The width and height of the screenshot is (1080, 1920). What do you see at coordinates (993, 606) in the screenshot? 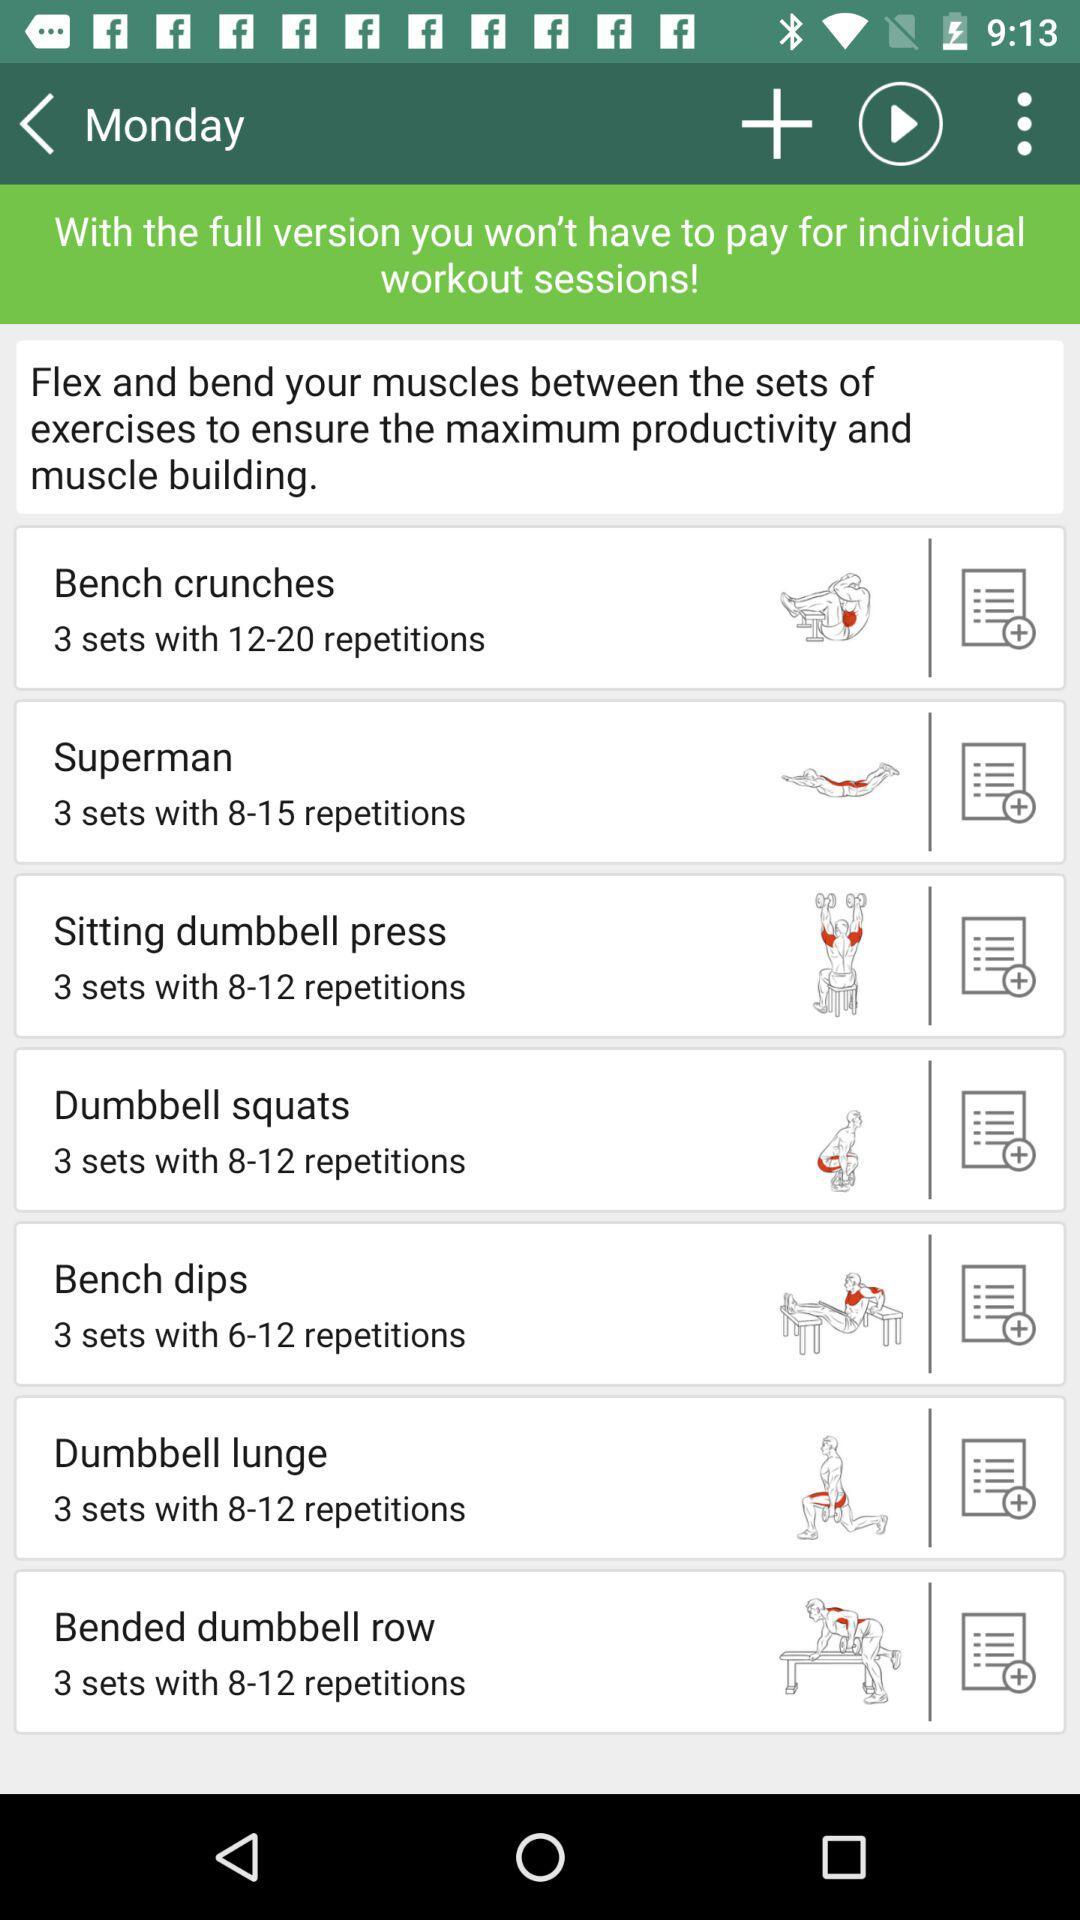
I see `the add icon` at bounding box center [993, 606].